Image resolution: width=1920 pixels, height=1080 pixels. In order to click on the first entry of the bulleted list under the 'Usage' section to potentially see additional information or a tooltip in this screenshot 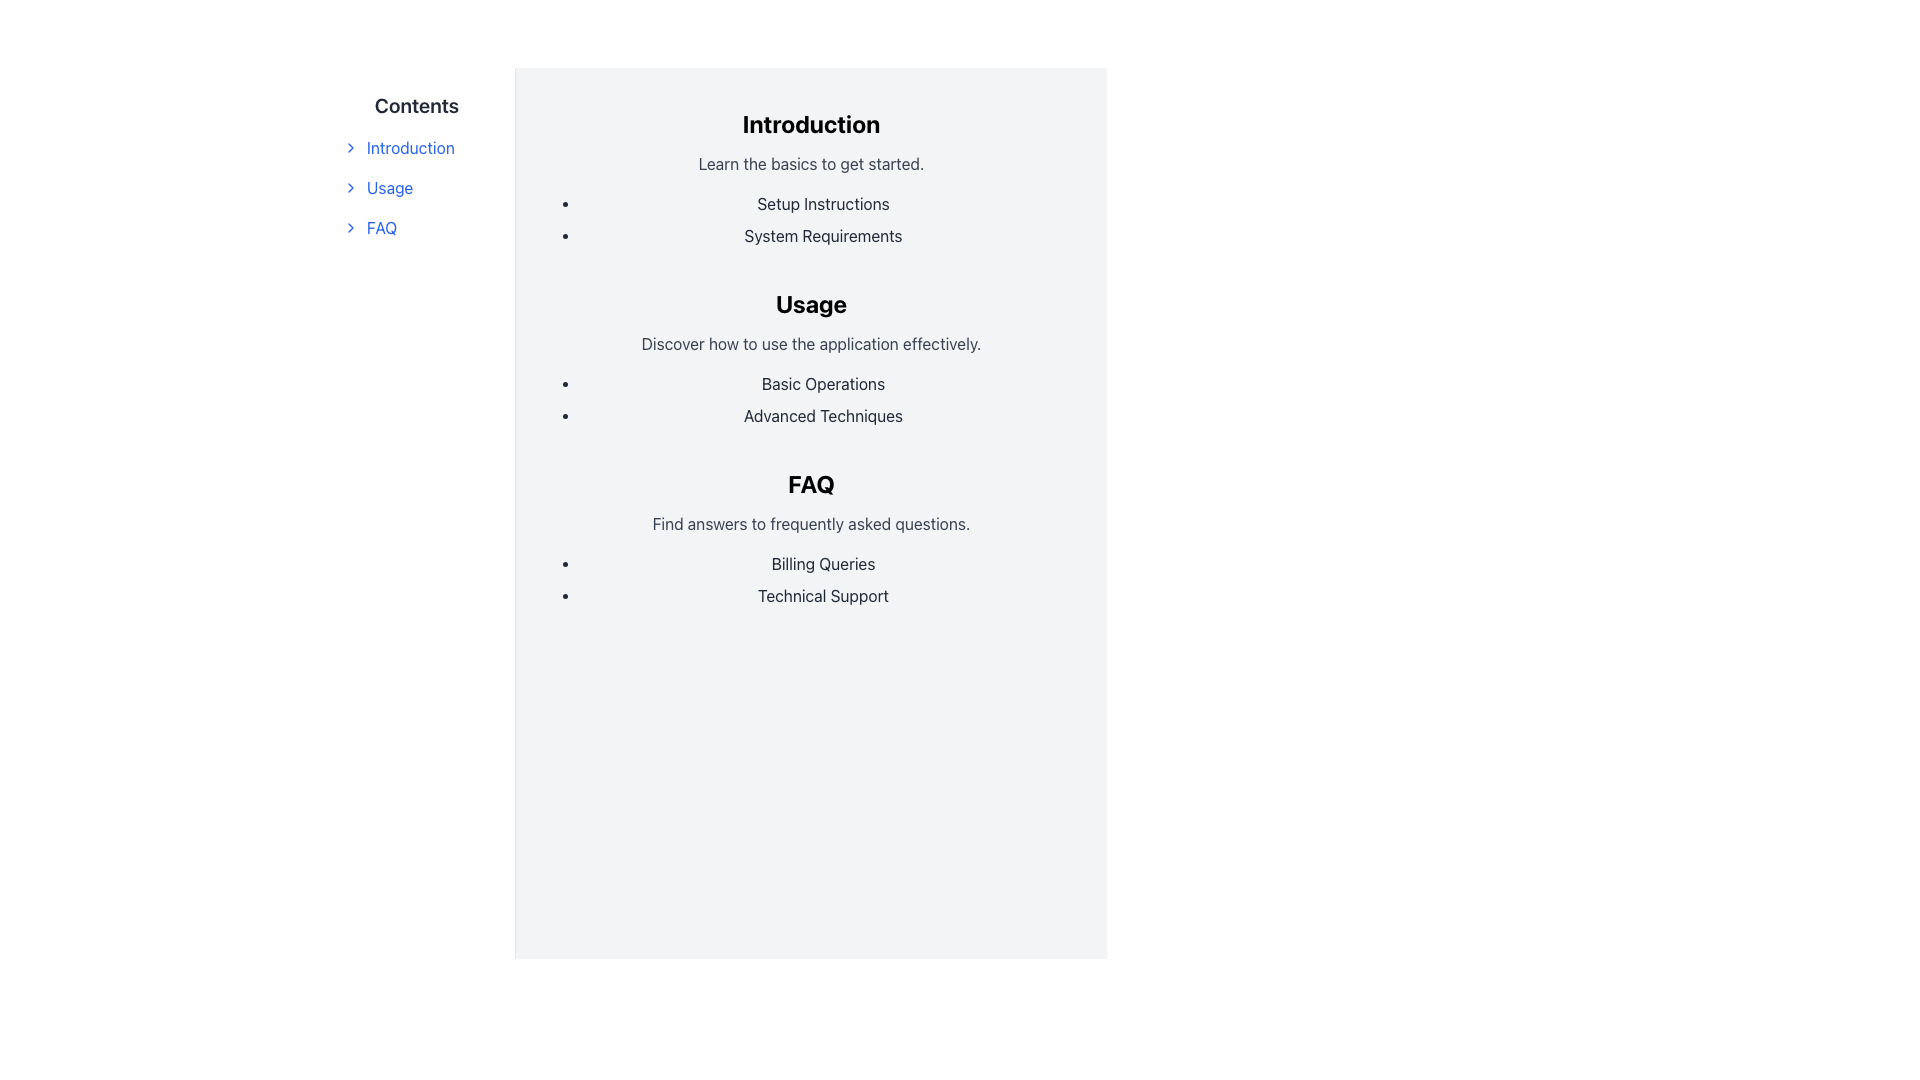, I will do `click(811, 400)`.